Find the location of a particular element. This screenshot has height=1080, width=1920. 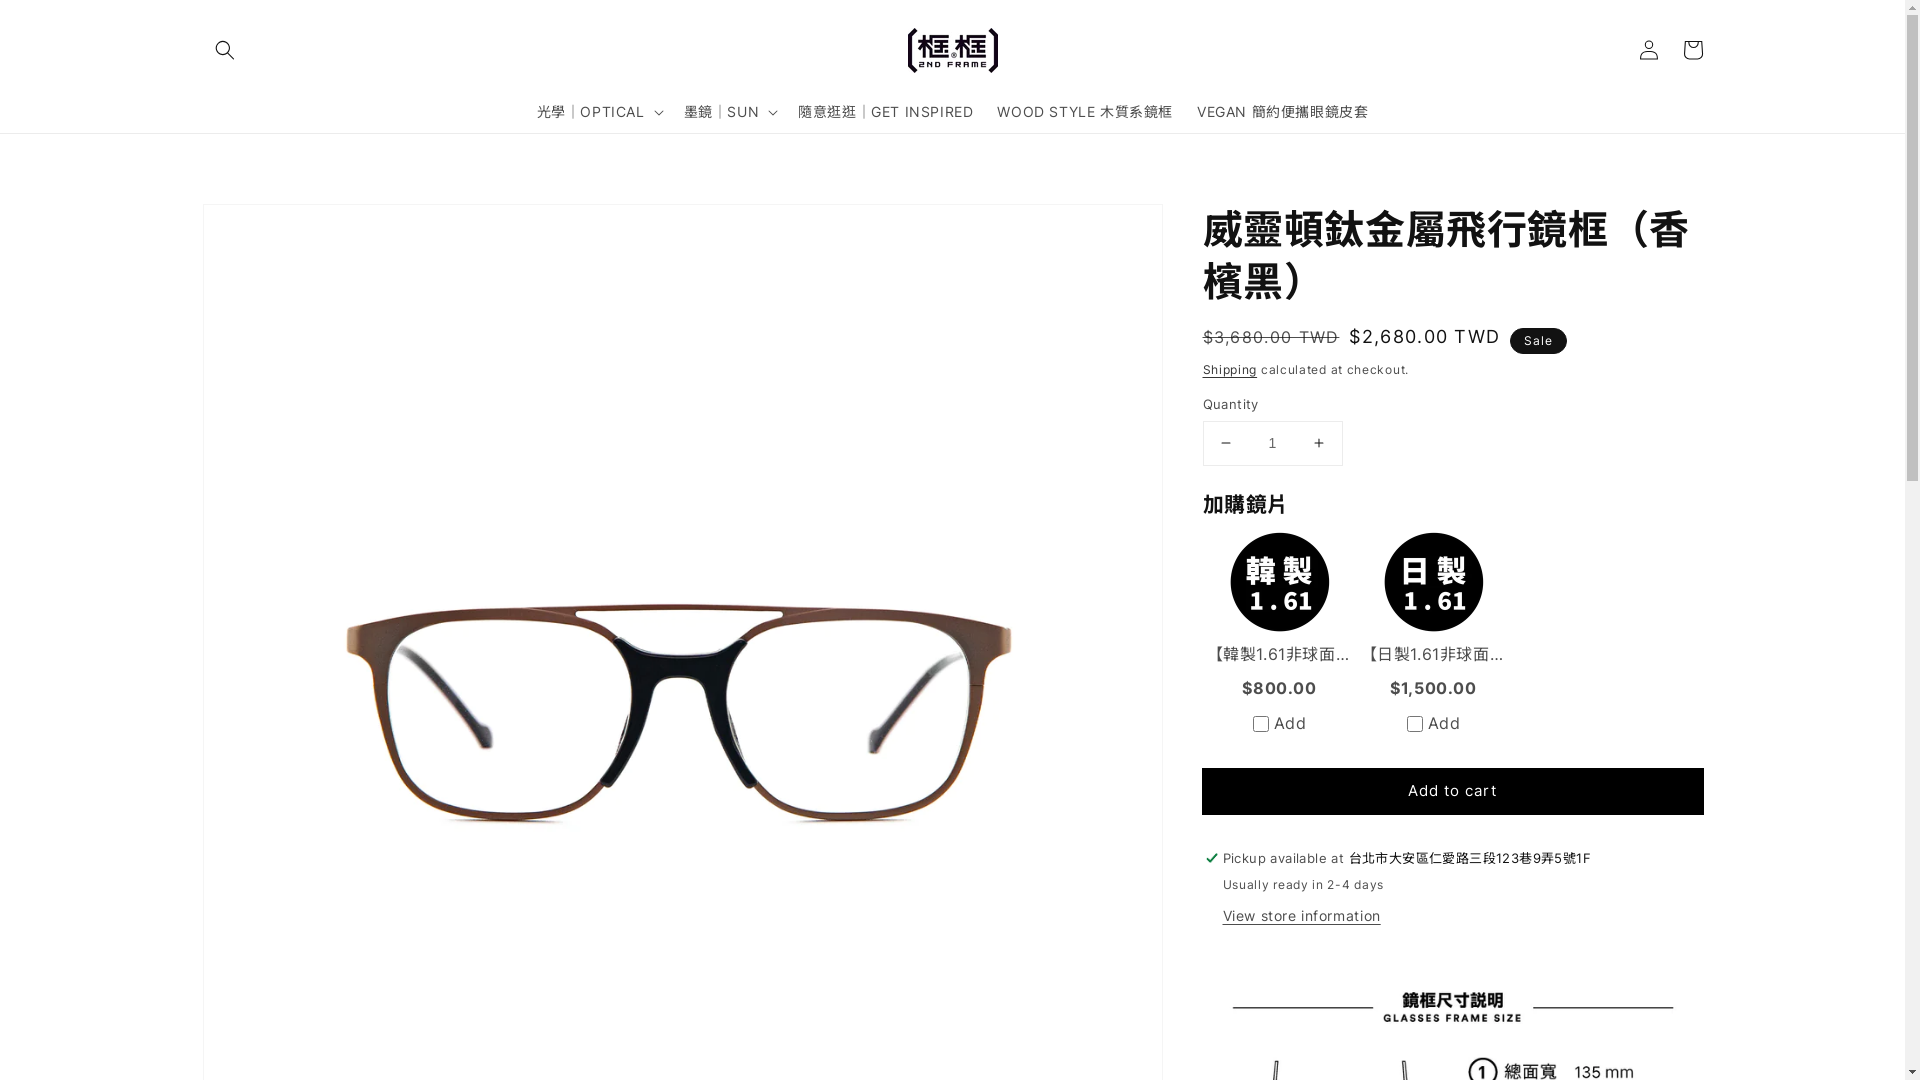

'Cart' is located at coordinates (1670, 49).